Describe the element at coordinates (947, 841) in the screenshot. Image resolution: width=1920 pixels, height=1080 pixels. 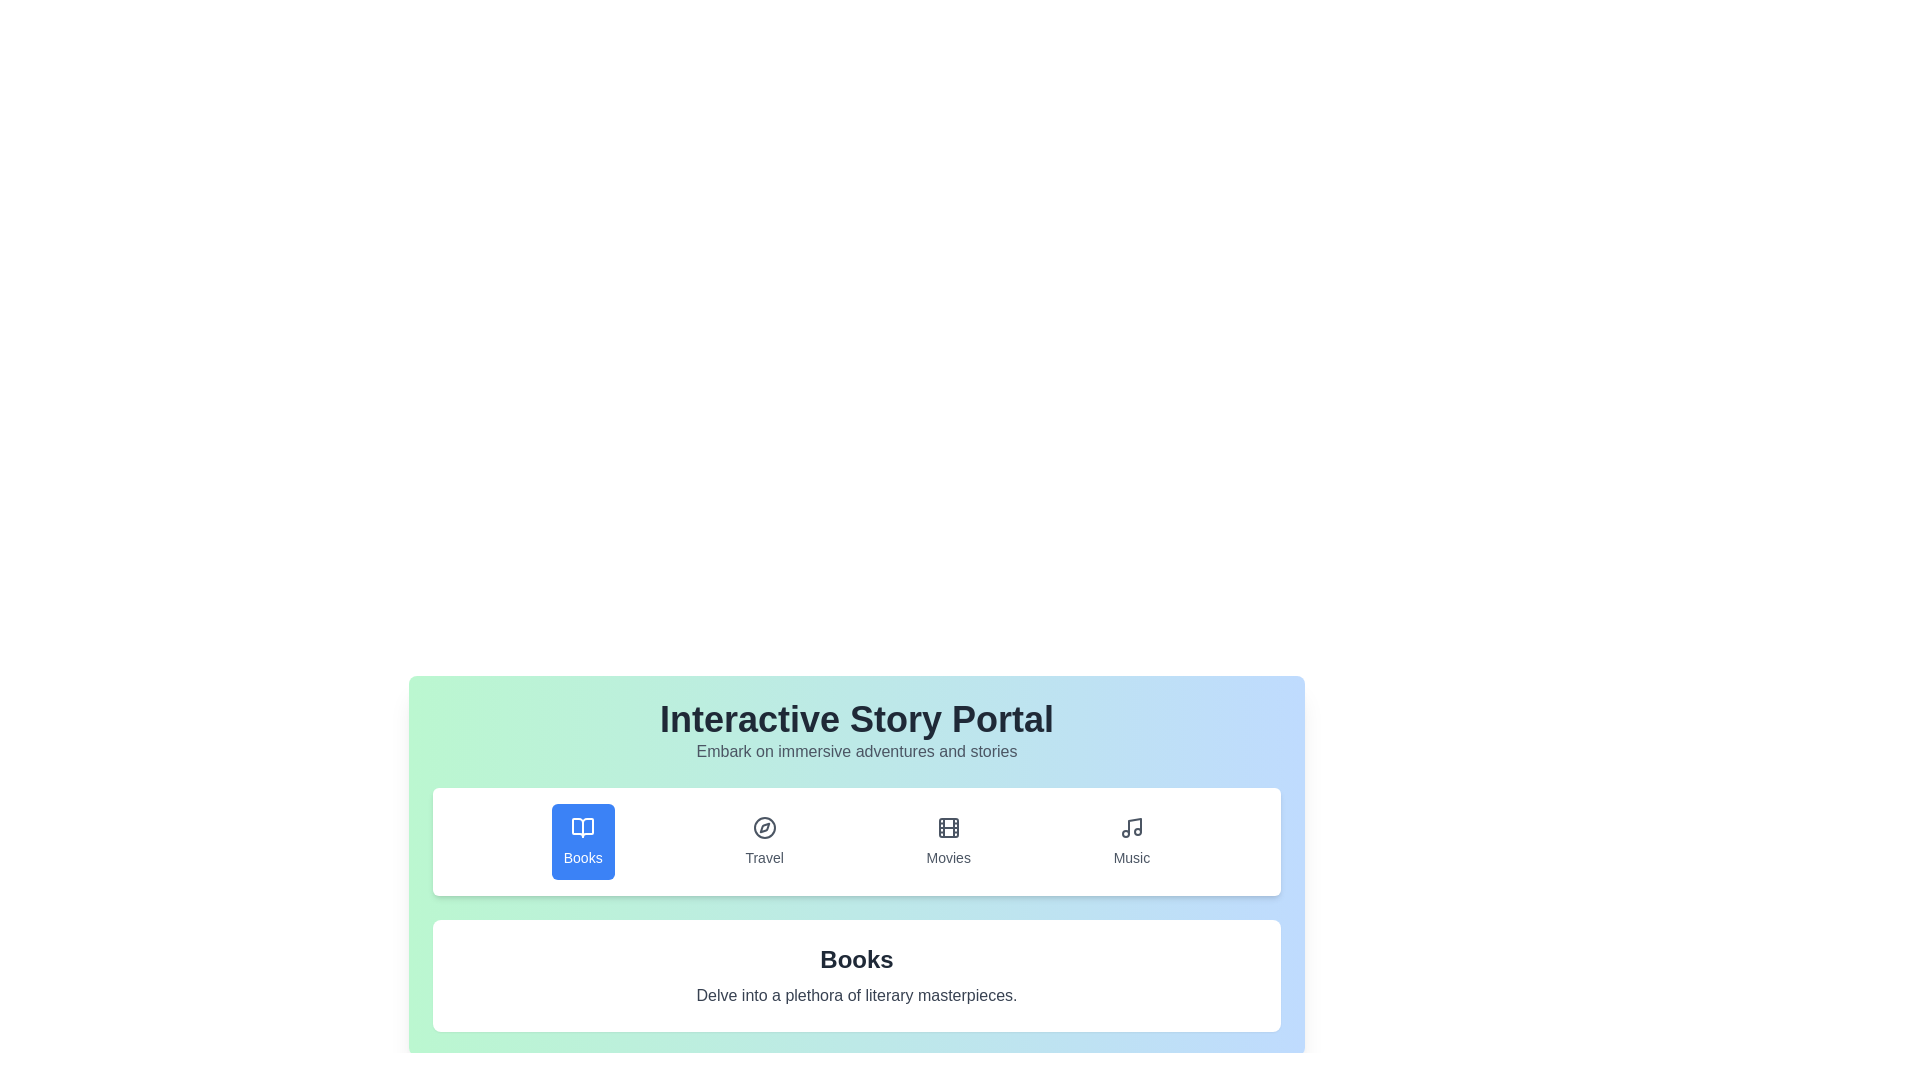
I see `the third button in the horizontal row of buttons related to movies, located on a light-colored card below the 'Interactive Story Portal' title` at that location.